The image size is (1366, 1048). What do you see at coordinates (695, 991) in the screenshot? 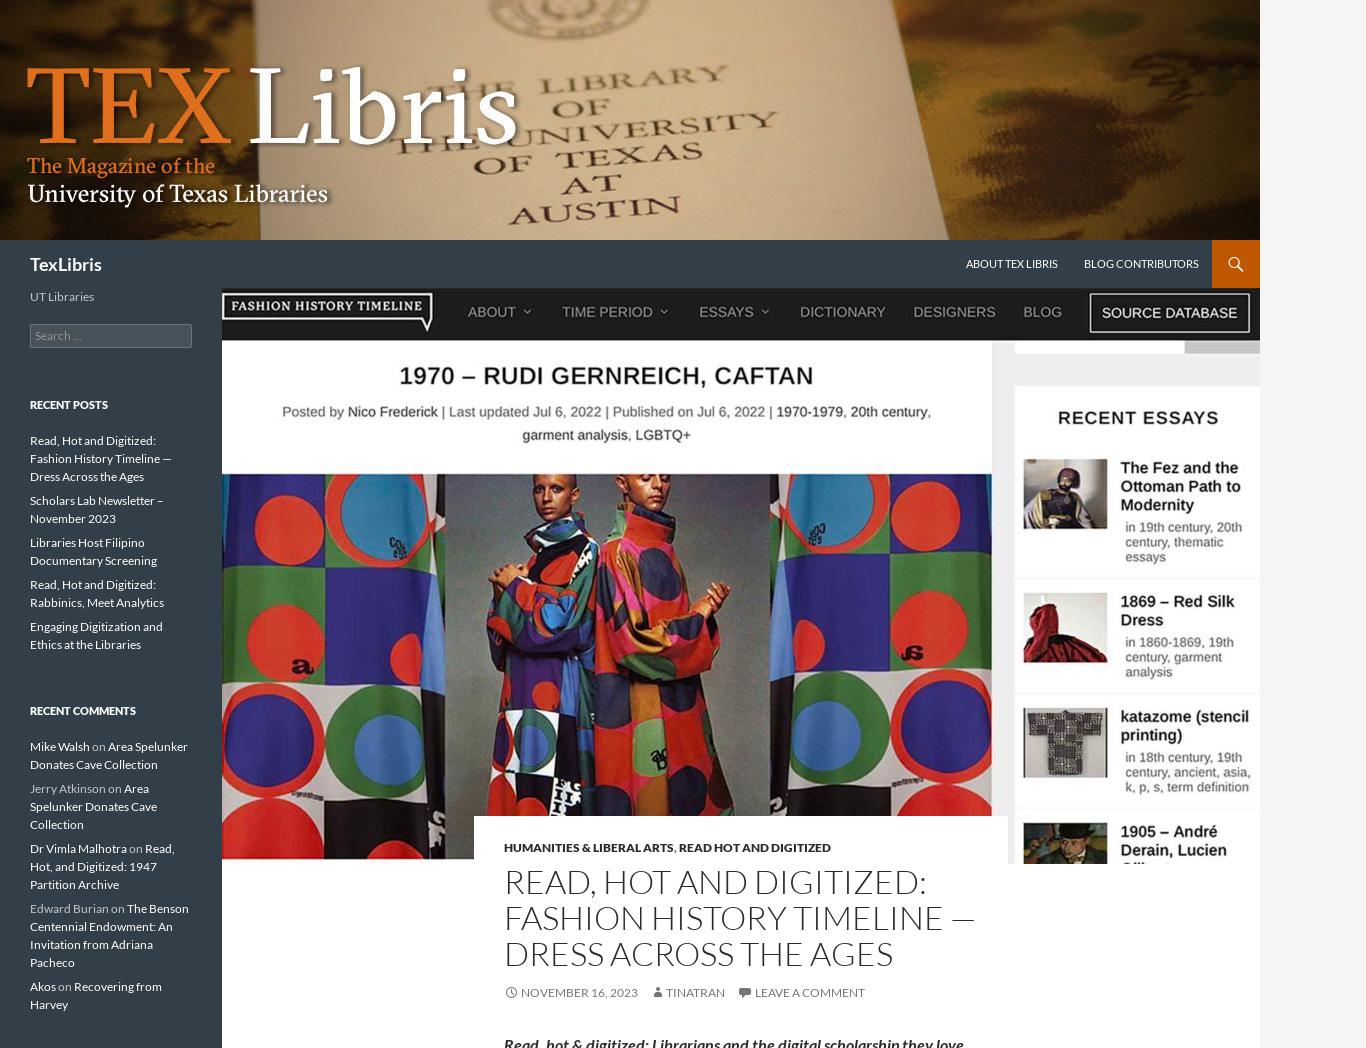
I see `'tinatran'` at bounding box center [695, 991].